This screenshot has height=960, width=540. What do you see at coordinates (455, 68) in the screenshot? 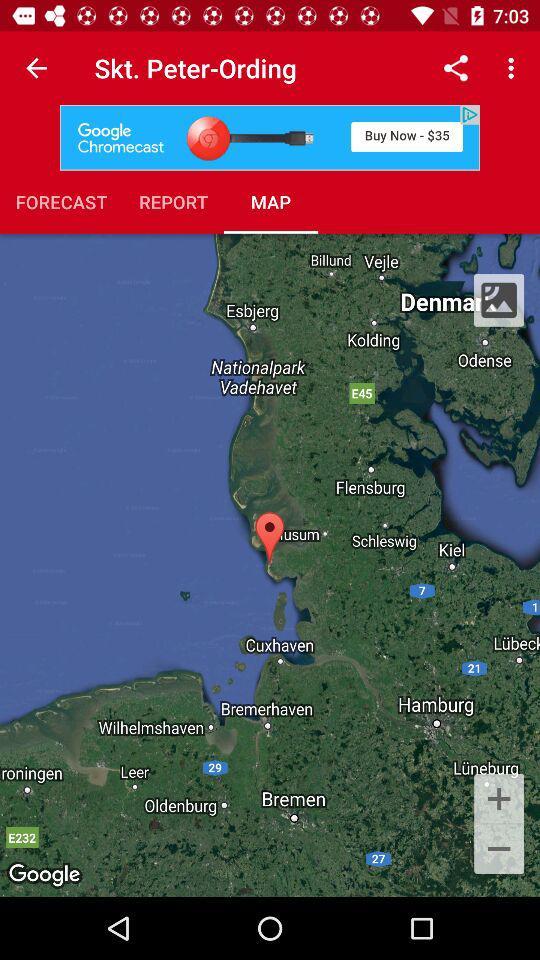
I see `item next to skt. peter-ording icon` at bounding box center [455, 68].